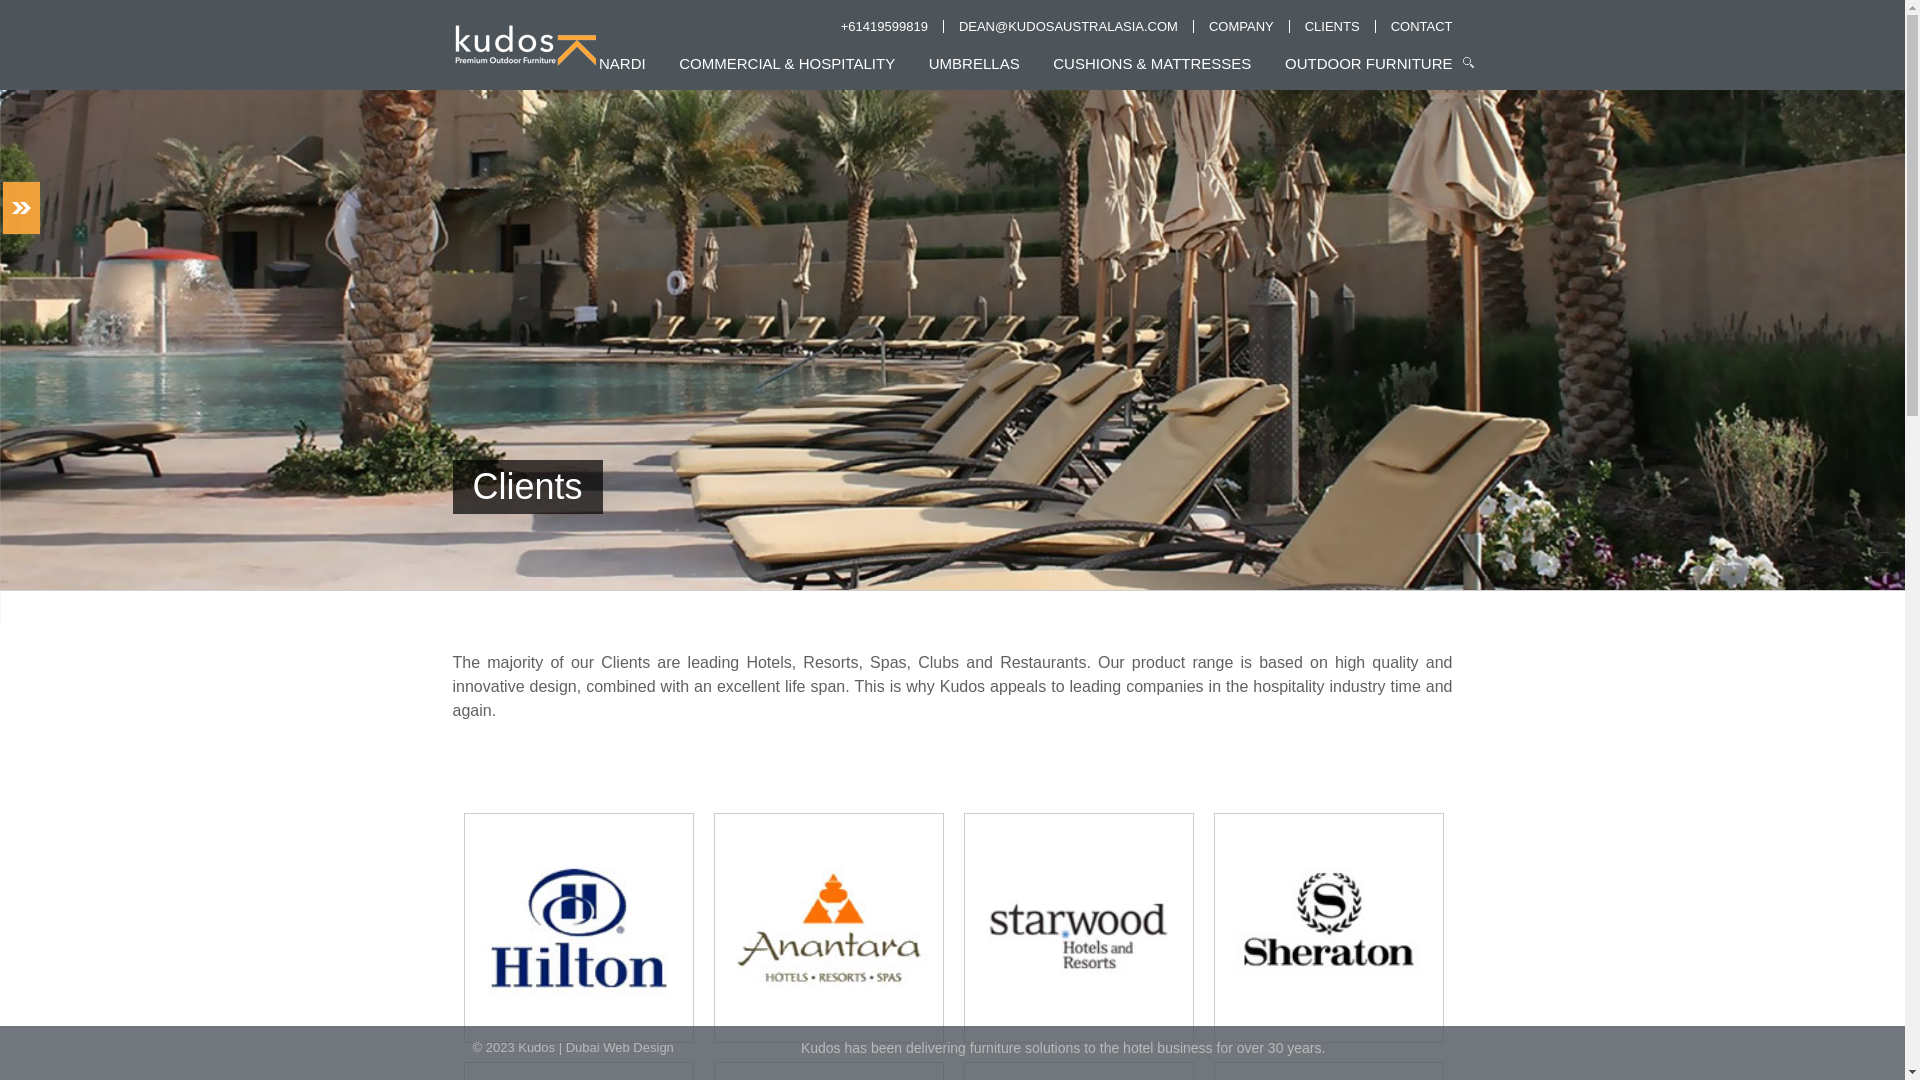 The width and height of the screenshot is (1920, 1080). What do you see at coordinates (1420, 26) in the screenshot?
I see `'CONTACT'` at bounding box center [1420, 26].